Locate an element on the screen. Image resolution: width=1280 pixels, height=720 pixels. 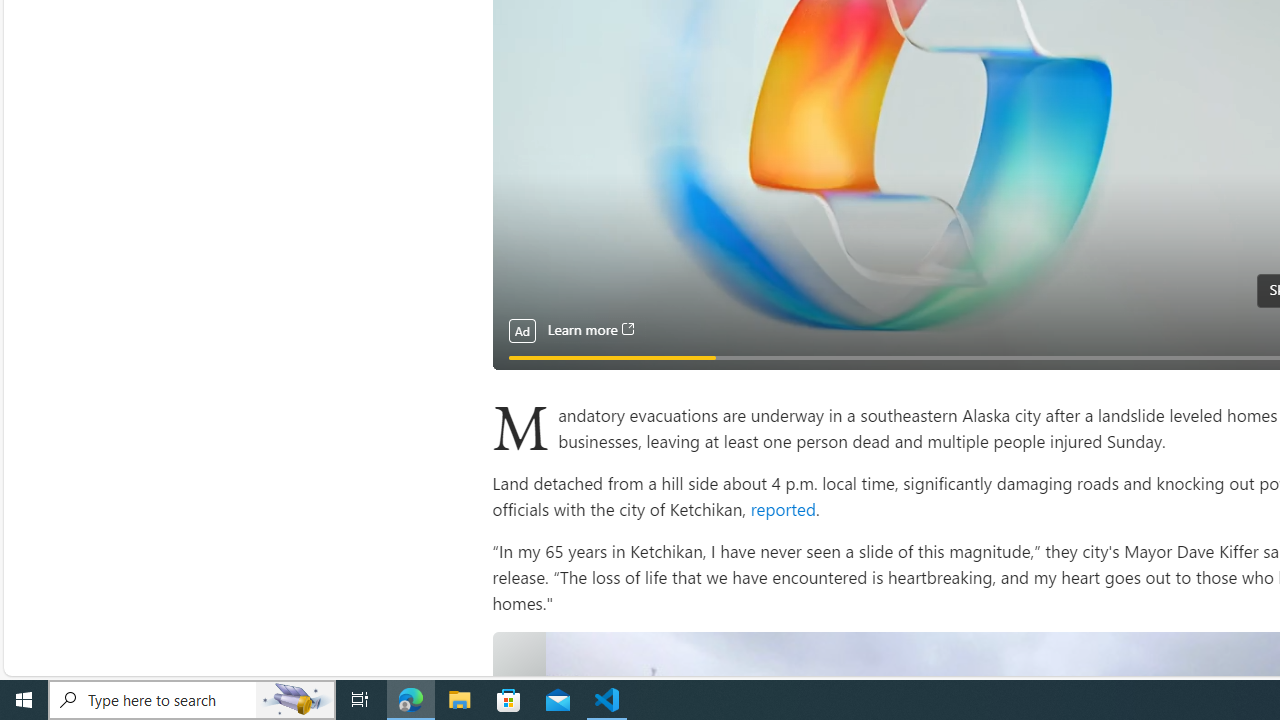
' reported' is located at coordinates (780, 507).